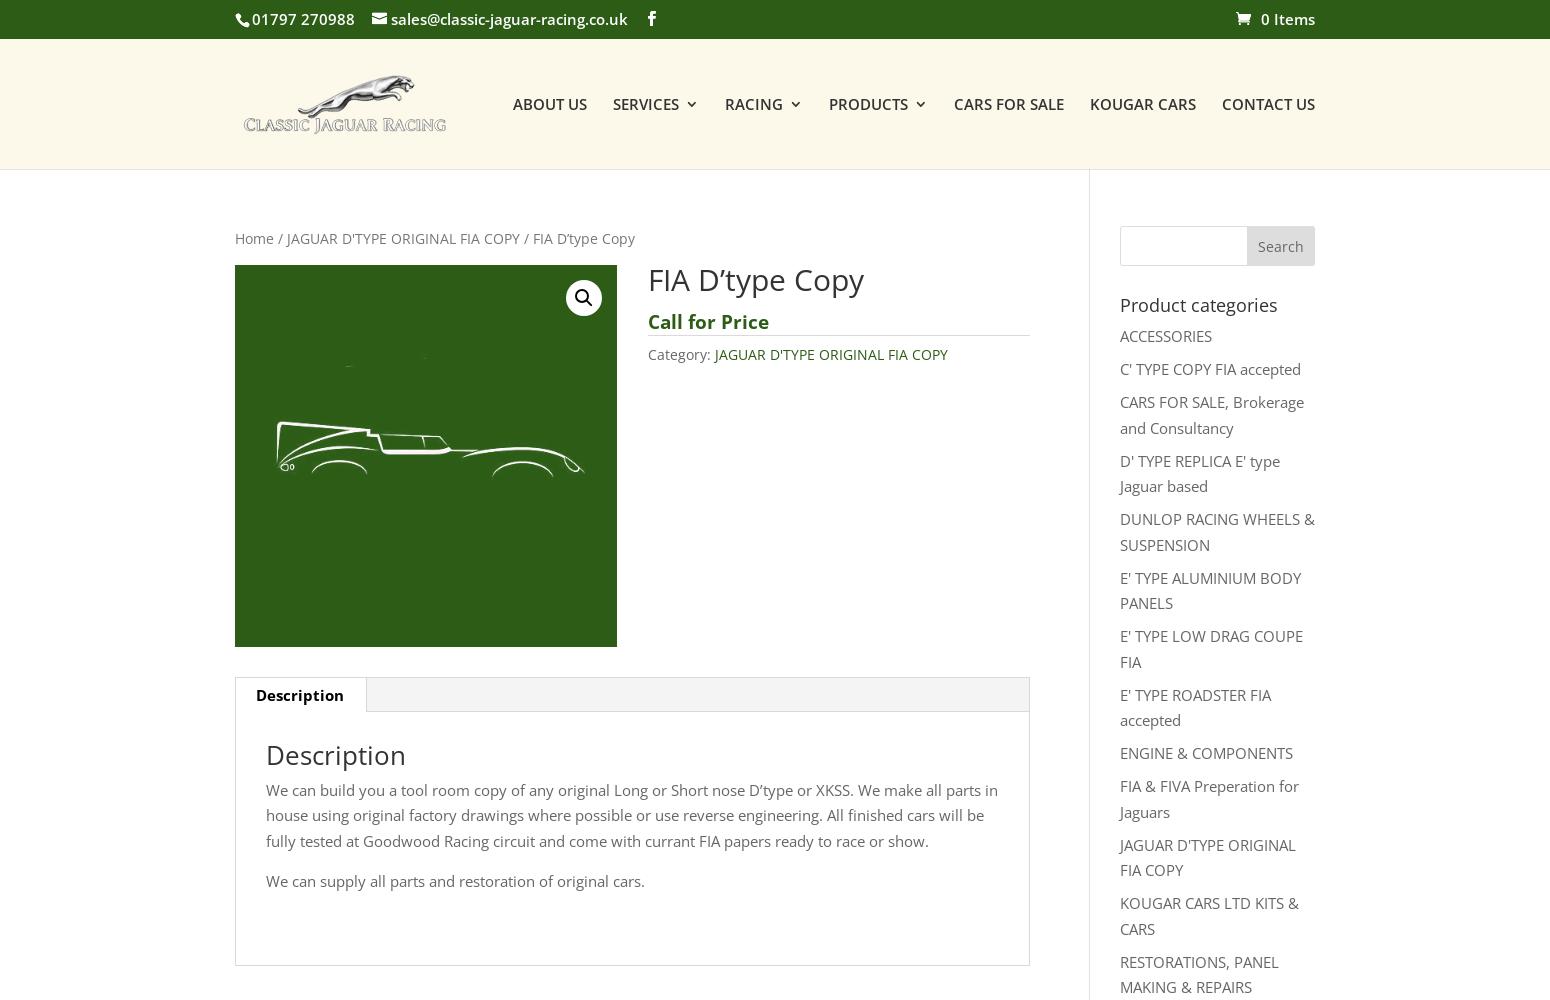  I want to click on 'We can build you a tool room copy of any original Long or Short nose D’type or XKSS. We make all parts in house using original factory drawings where possible or use reverse engineering. All finished cars will be fully tested at Goodwood Racing circuit and come with currant FIA papers ready to race or show.', so click(265, 813).